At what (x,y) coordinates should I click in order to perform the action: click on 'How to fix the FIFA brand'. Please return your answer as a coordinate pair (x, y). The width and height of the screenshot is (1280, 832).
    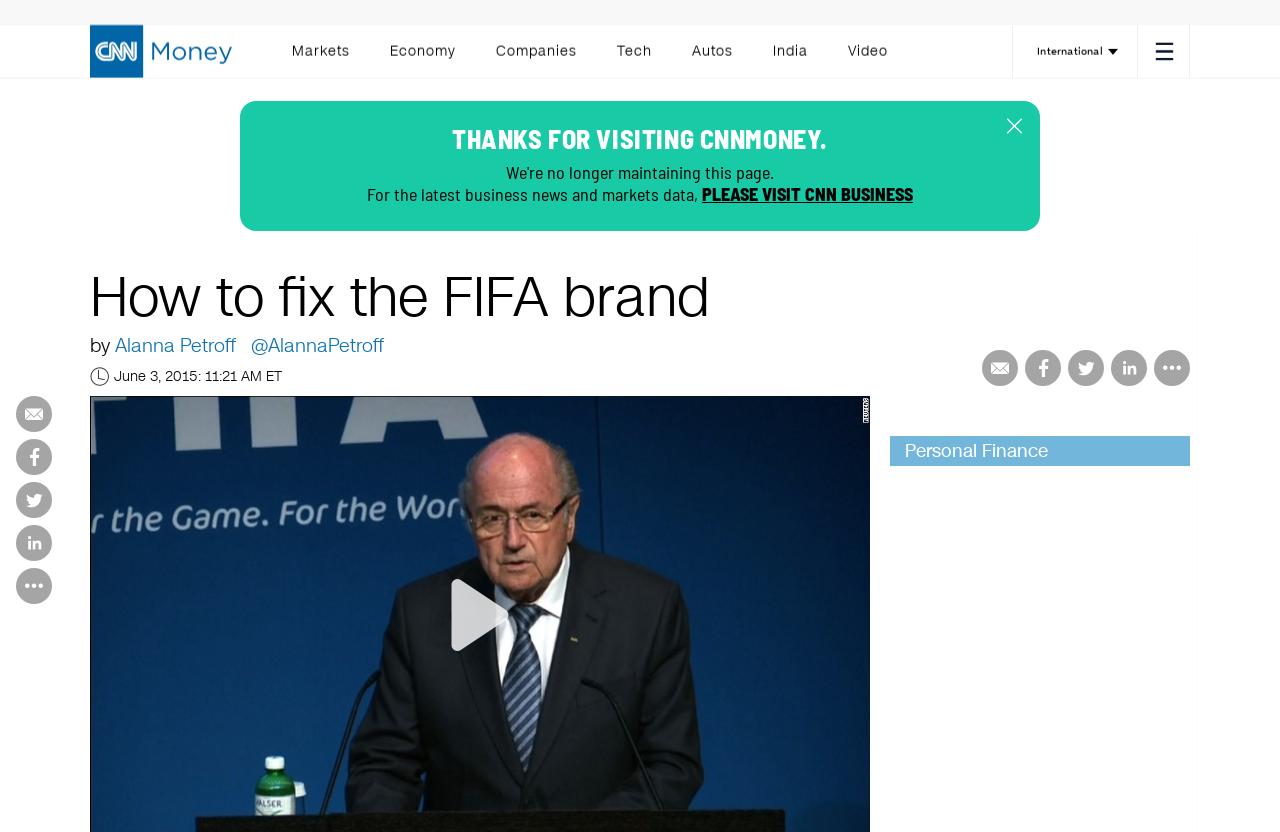
    Looking at the image, I should click on (400, 298).